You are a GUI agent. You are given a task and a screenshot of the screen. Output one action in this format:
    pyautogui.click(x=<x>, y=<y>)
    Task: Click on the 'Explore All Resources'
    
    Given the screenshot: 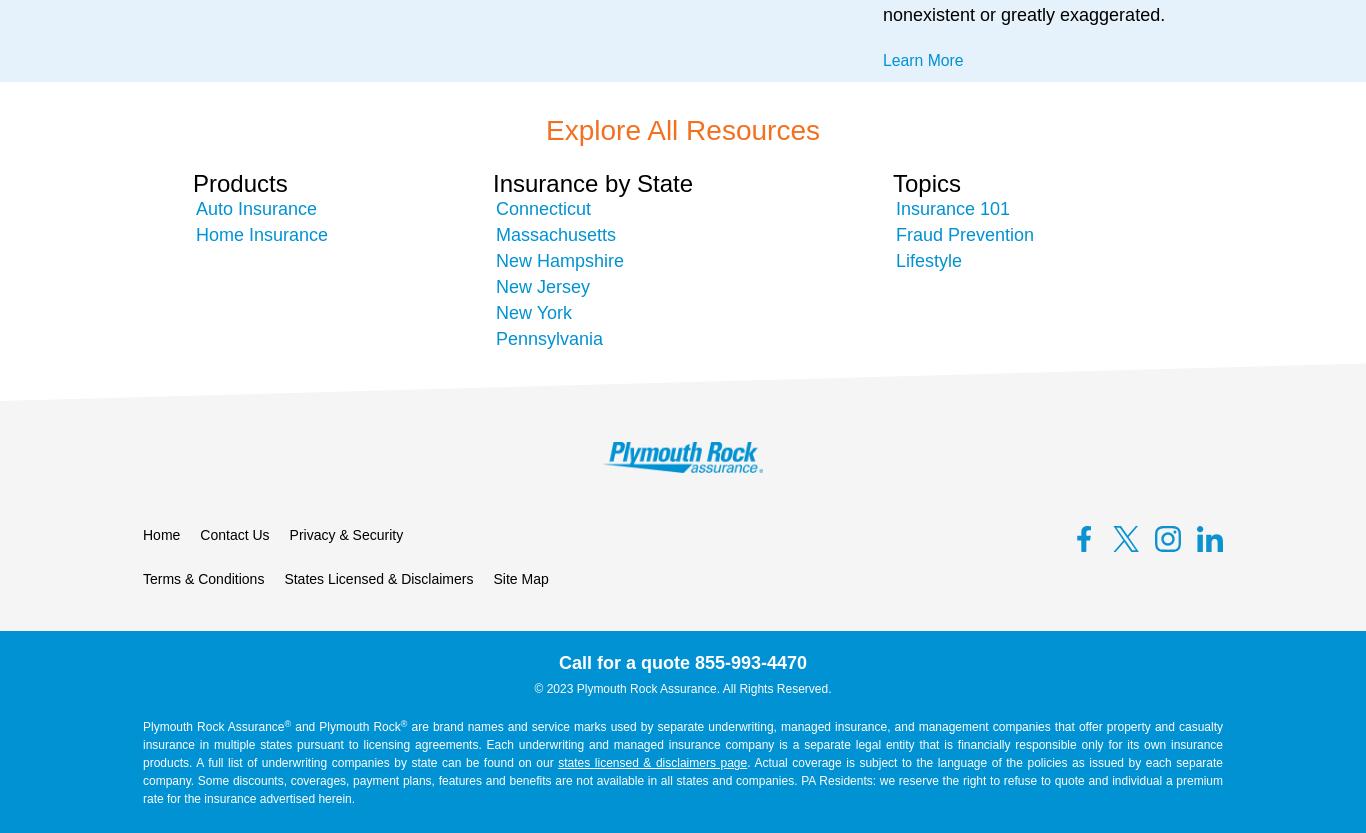 What is the action you would take?
    pyautogui.click(x=545, y=130)
    